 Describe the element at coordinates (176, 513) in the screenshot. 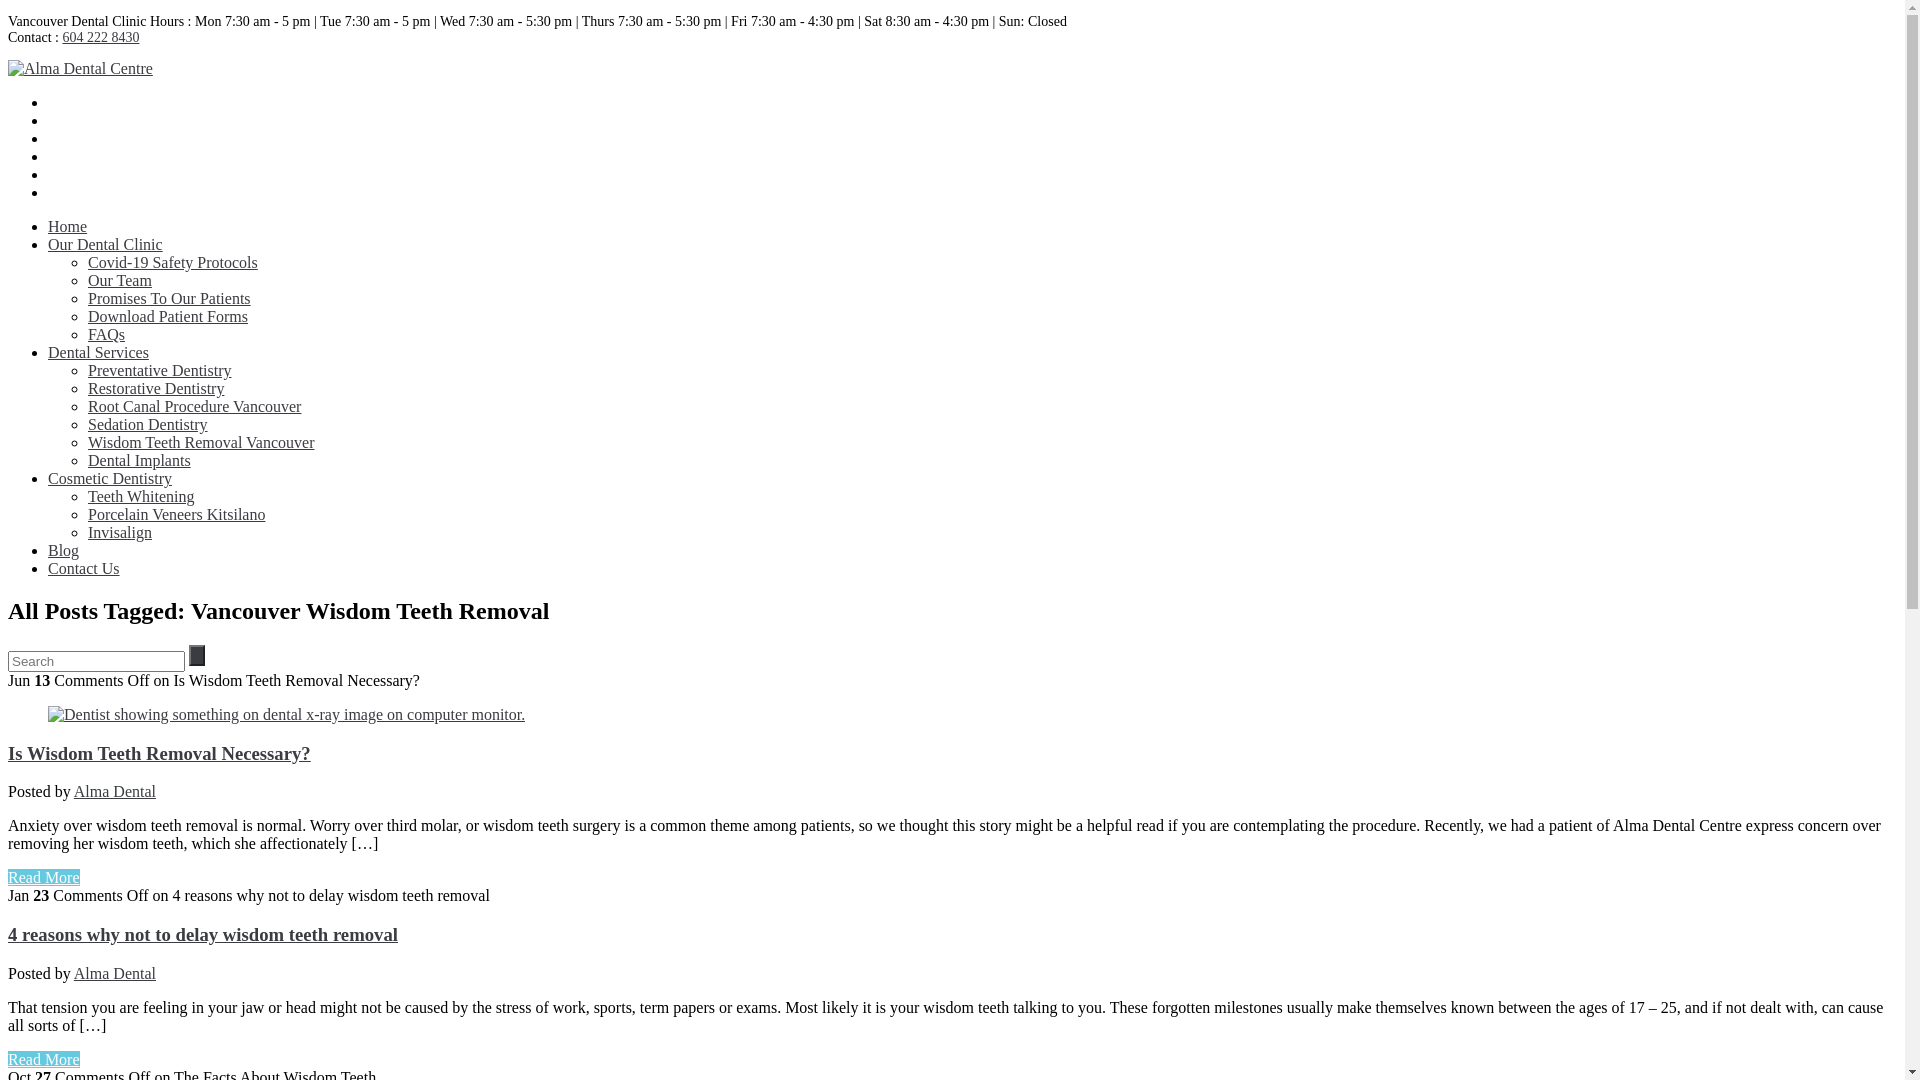

I see `'Porcelain Veneers Kitsilano'` at that location.